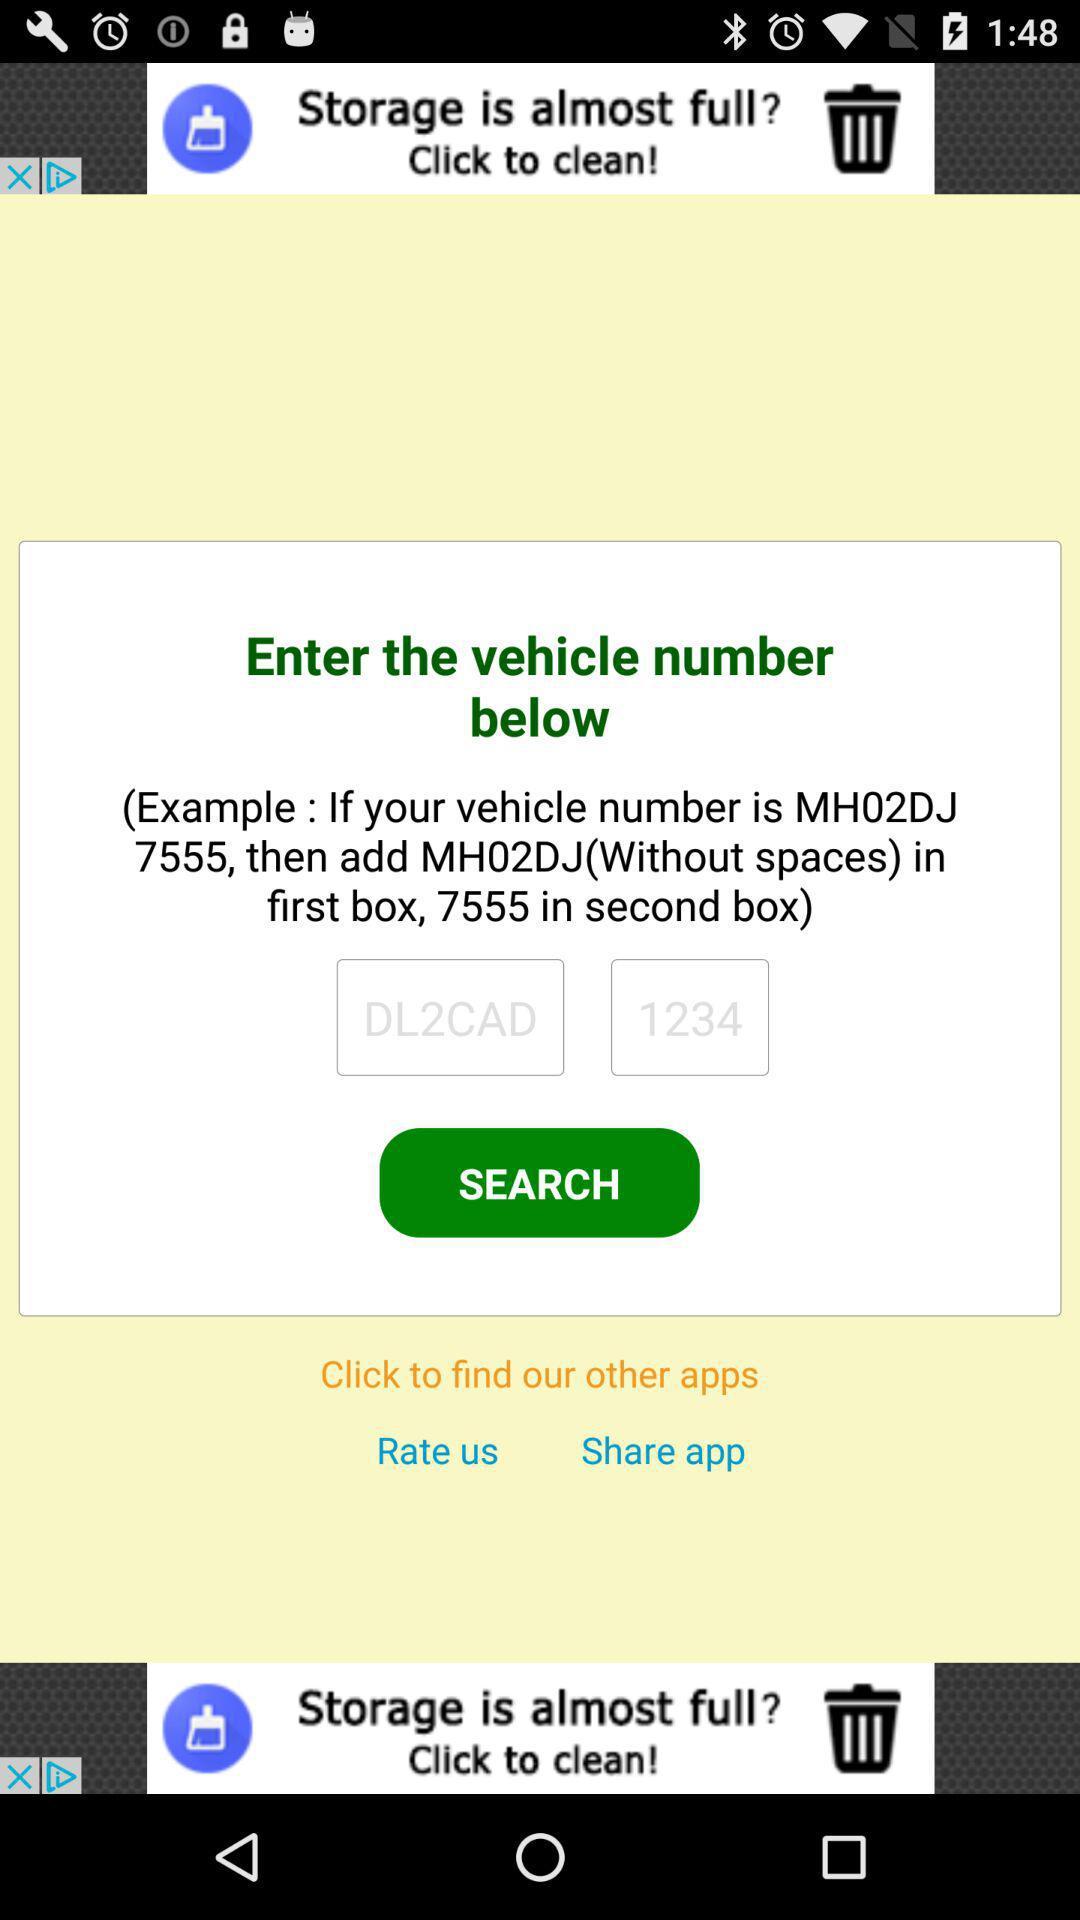 This screenshot has width=1080, height=1920. I want to click on search page, so click(450, 1017).